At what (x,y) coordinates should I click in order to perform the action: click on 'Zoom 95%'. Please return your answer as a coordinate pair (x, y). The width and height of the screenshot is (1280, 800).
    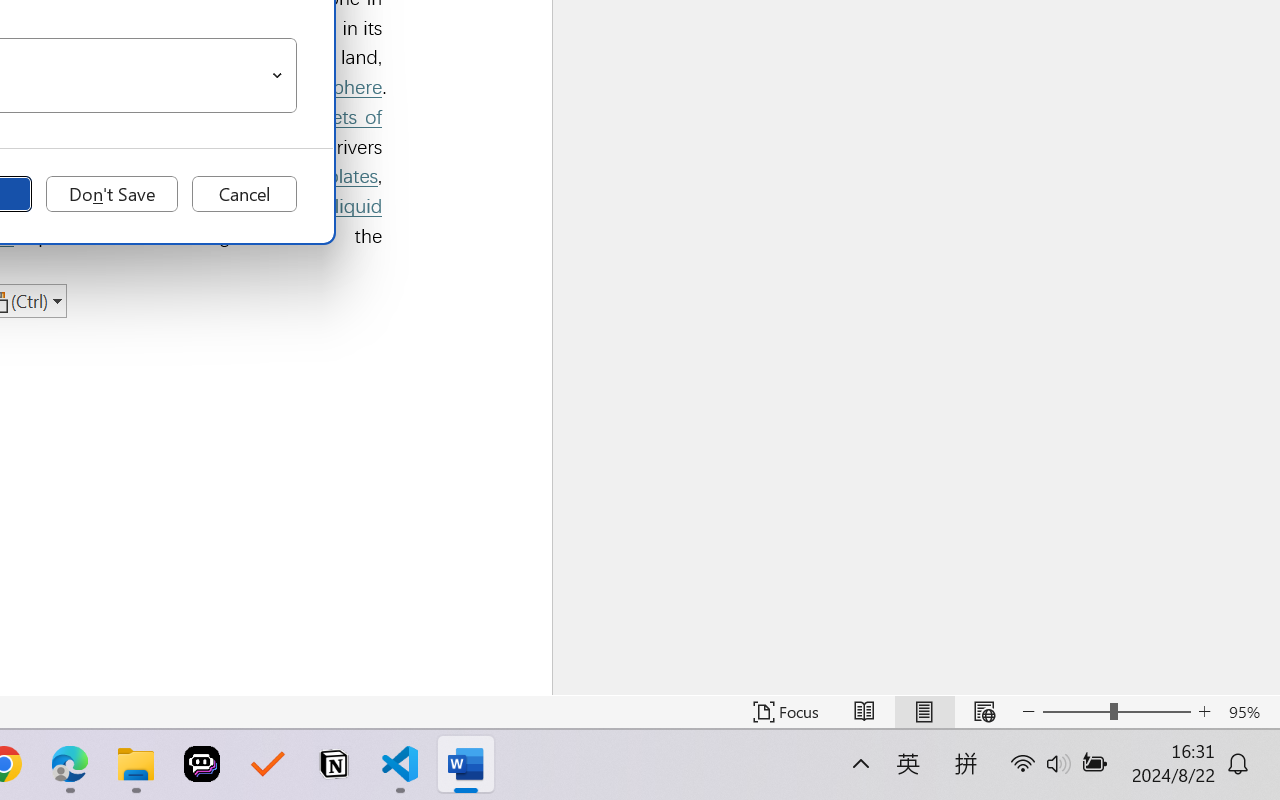
    Looking at the image, I should click on (1248, 711).